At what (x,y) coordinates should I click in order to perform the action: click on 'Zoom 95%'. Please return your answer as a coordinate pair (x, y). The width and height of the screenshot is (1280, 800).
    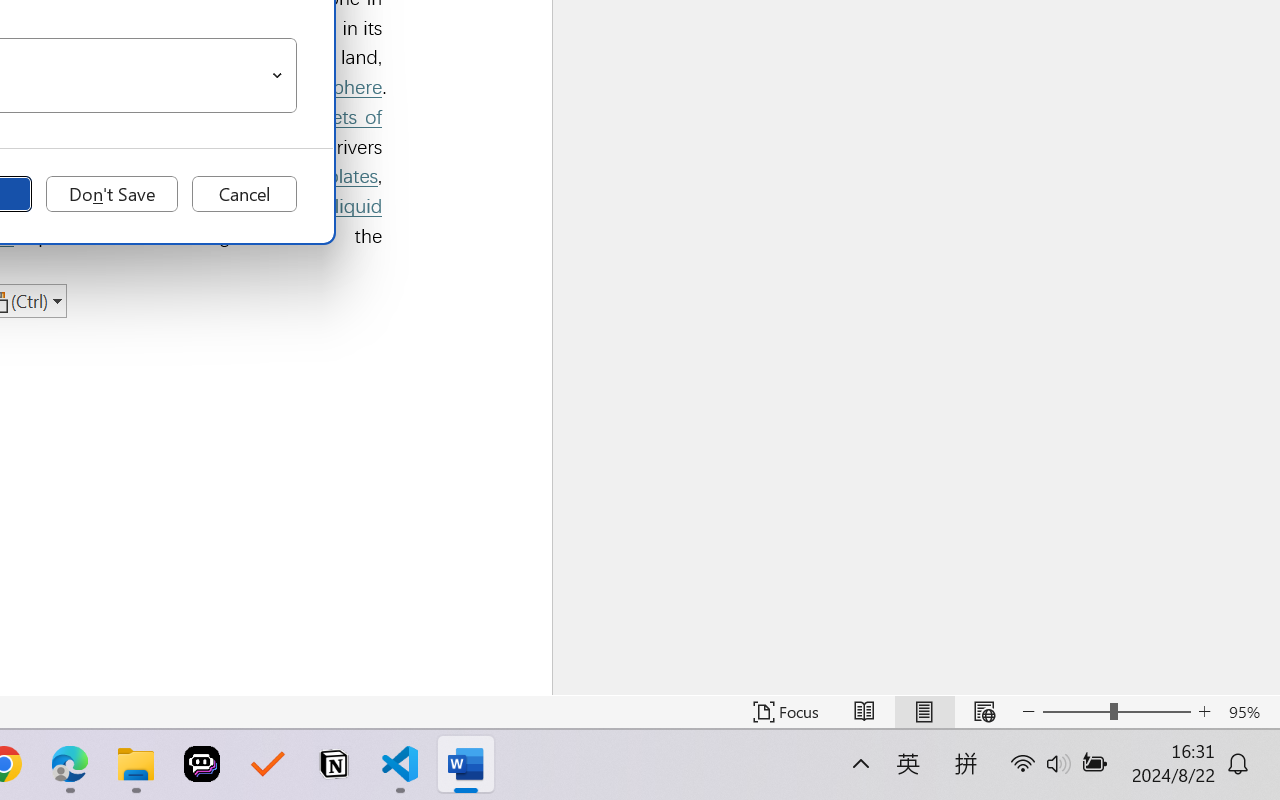
    Looking at the image, I should click on (1248, 711).